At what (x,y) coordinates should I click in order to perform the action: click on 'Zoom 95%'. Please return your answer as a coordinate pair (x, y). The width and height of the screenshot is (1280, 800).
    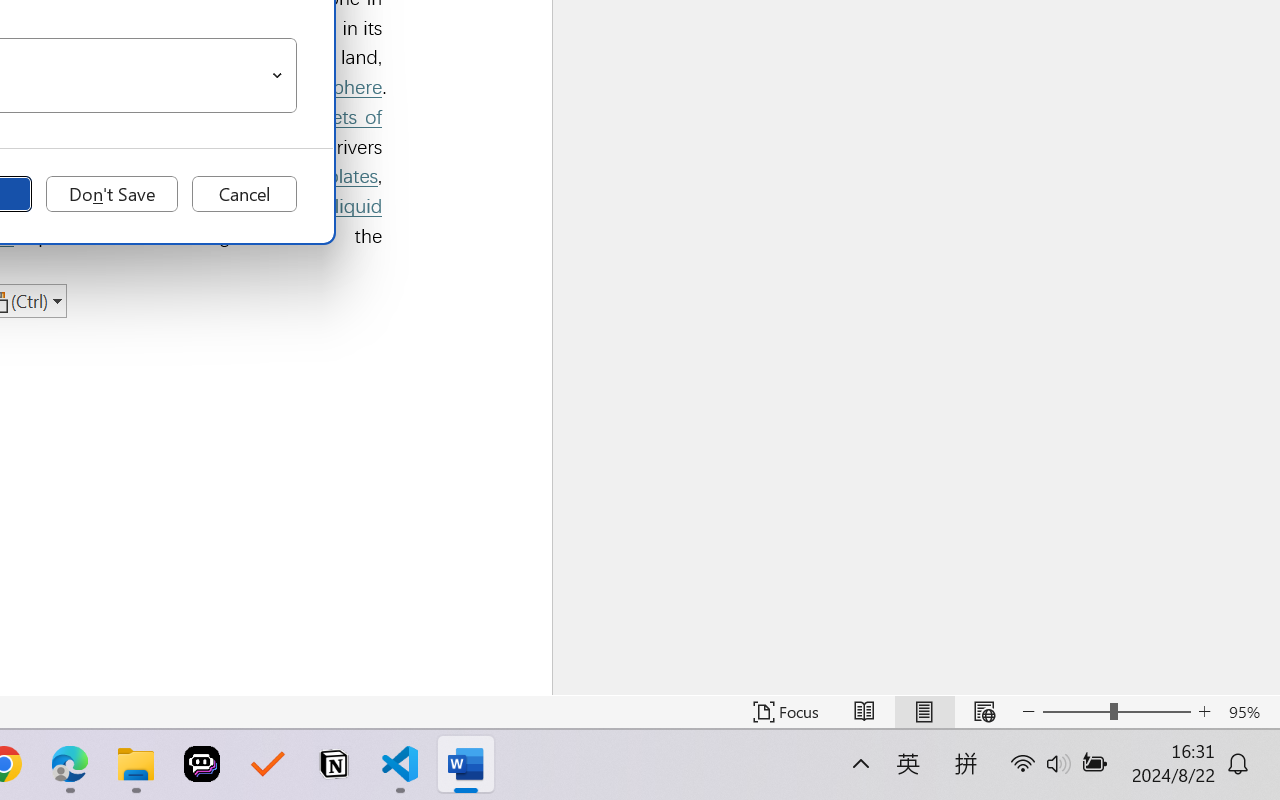
    Looking at the image, I should click on (1248, 711).